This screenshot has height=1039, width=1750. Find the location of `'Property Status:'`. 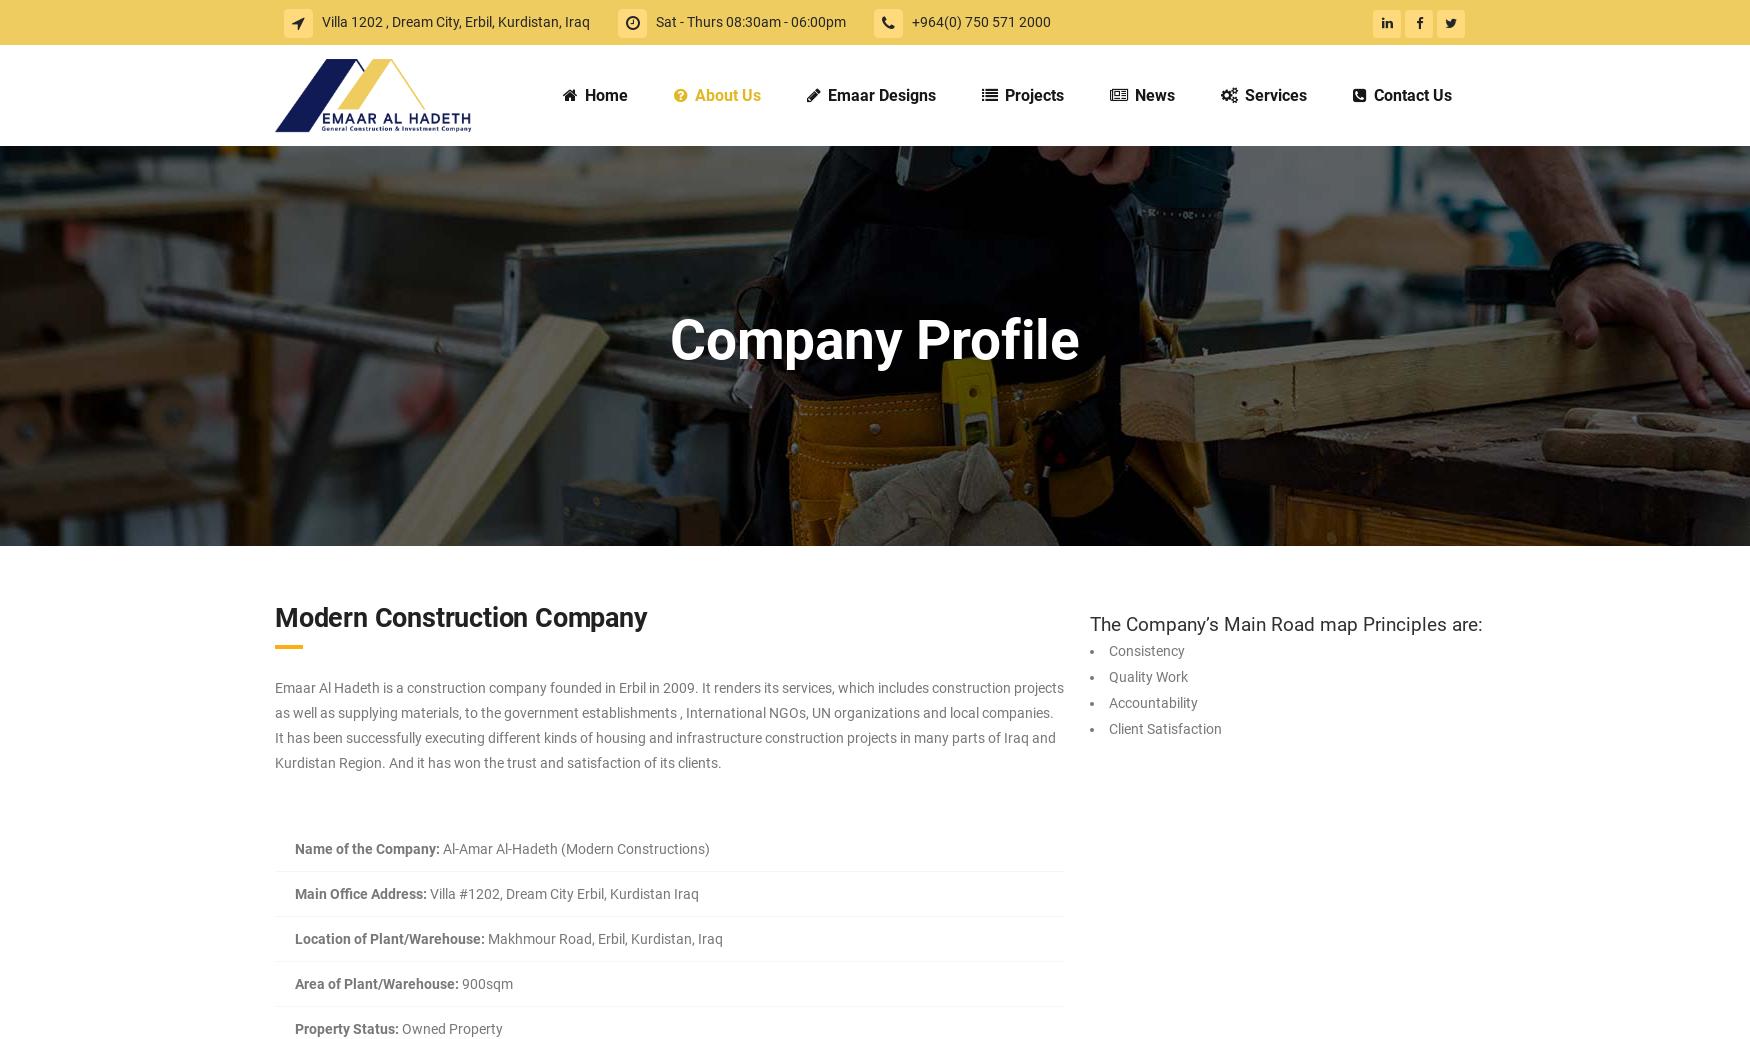

'Property Status:' is located at coordinates (347, 1029).